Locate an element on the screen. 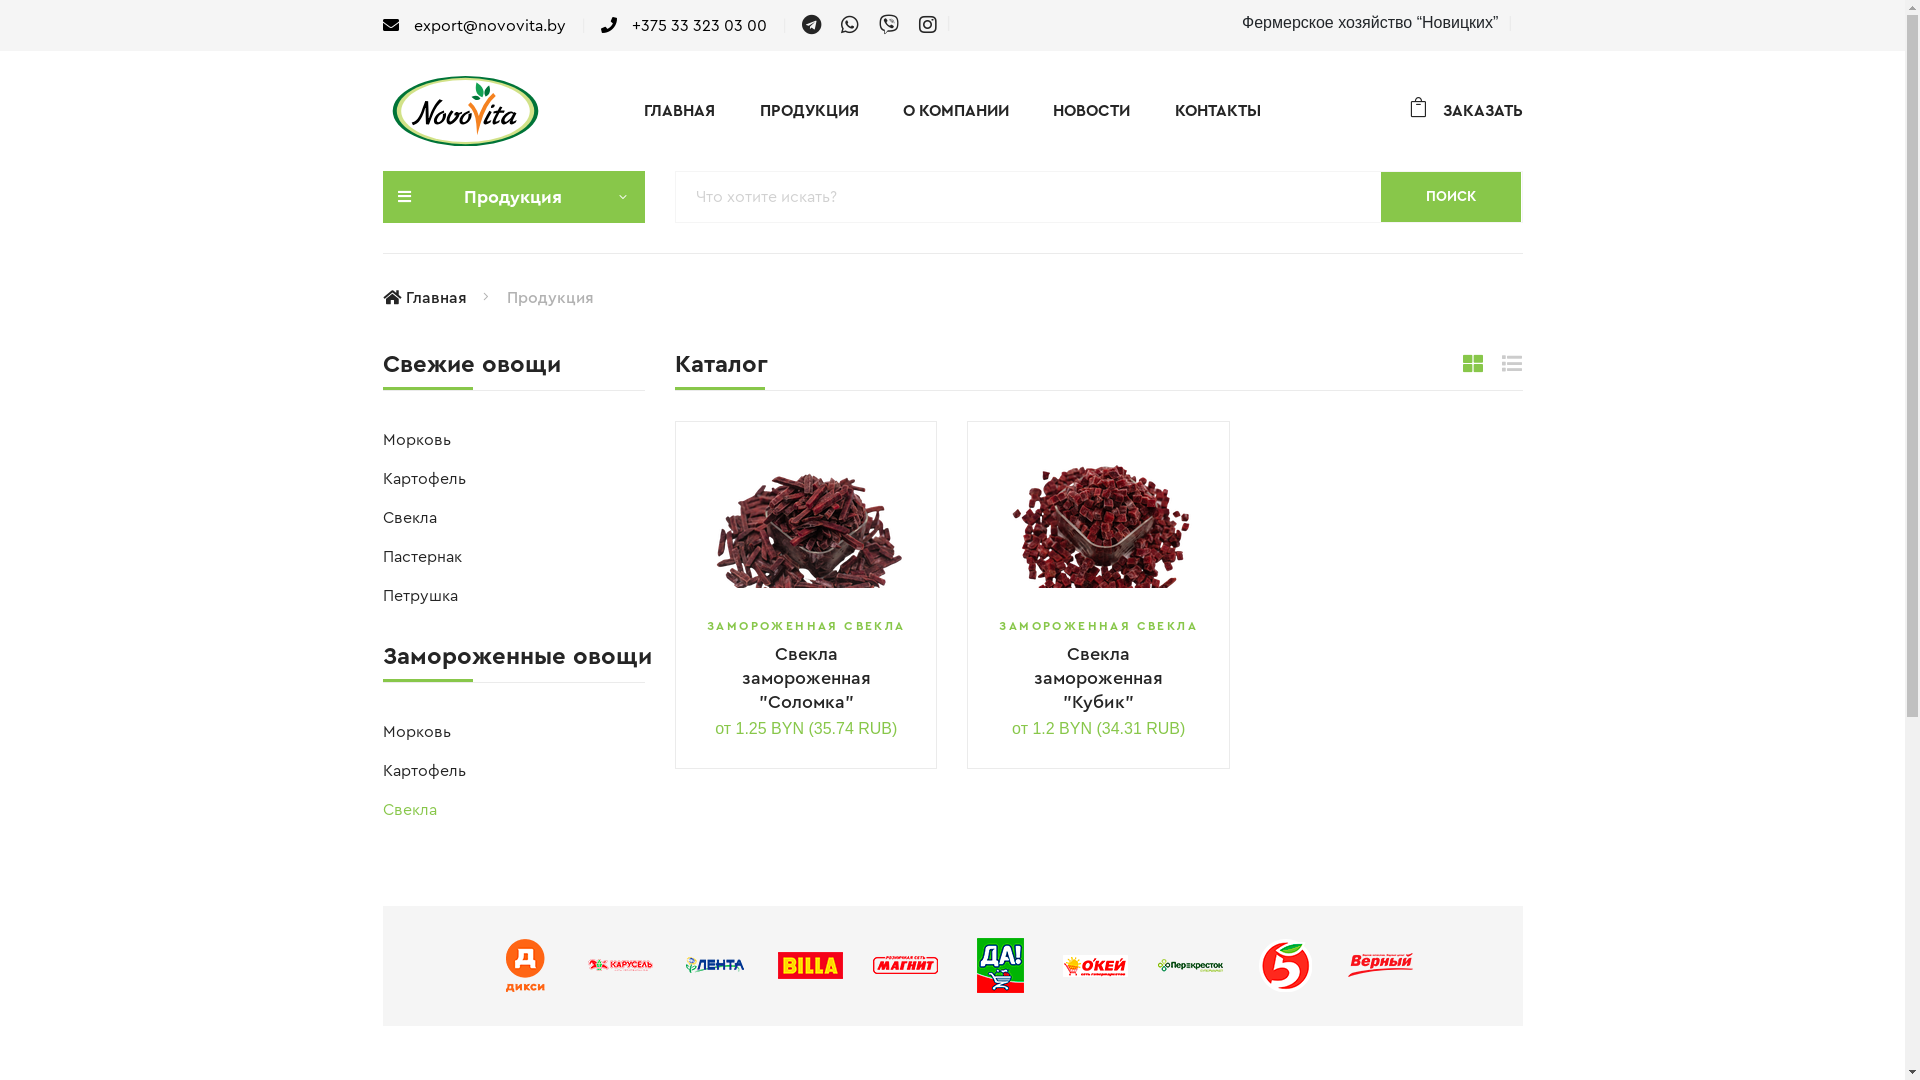 The height and width of the screenshot is (1080, 1920). 'export@novovita.by' is located at coordinates (472, 25).